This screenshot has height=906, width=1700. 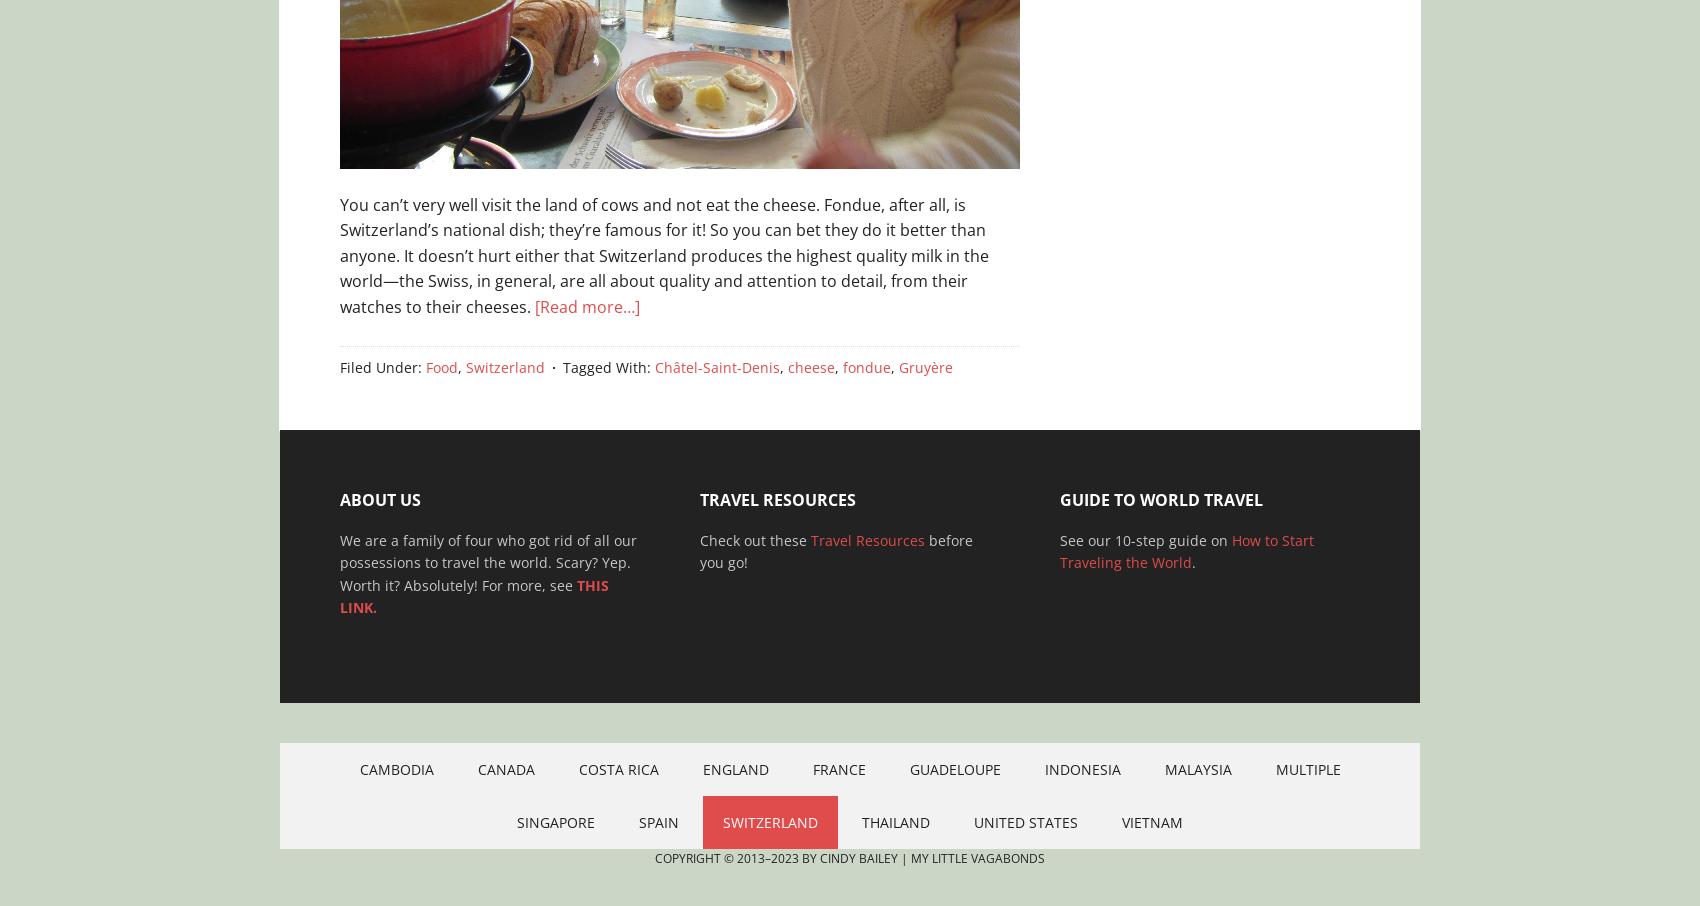 What do you see at coordinates (1122, 821) in the screenshot?
I see `'Vietnam'` at bounding box center [1122, 821].